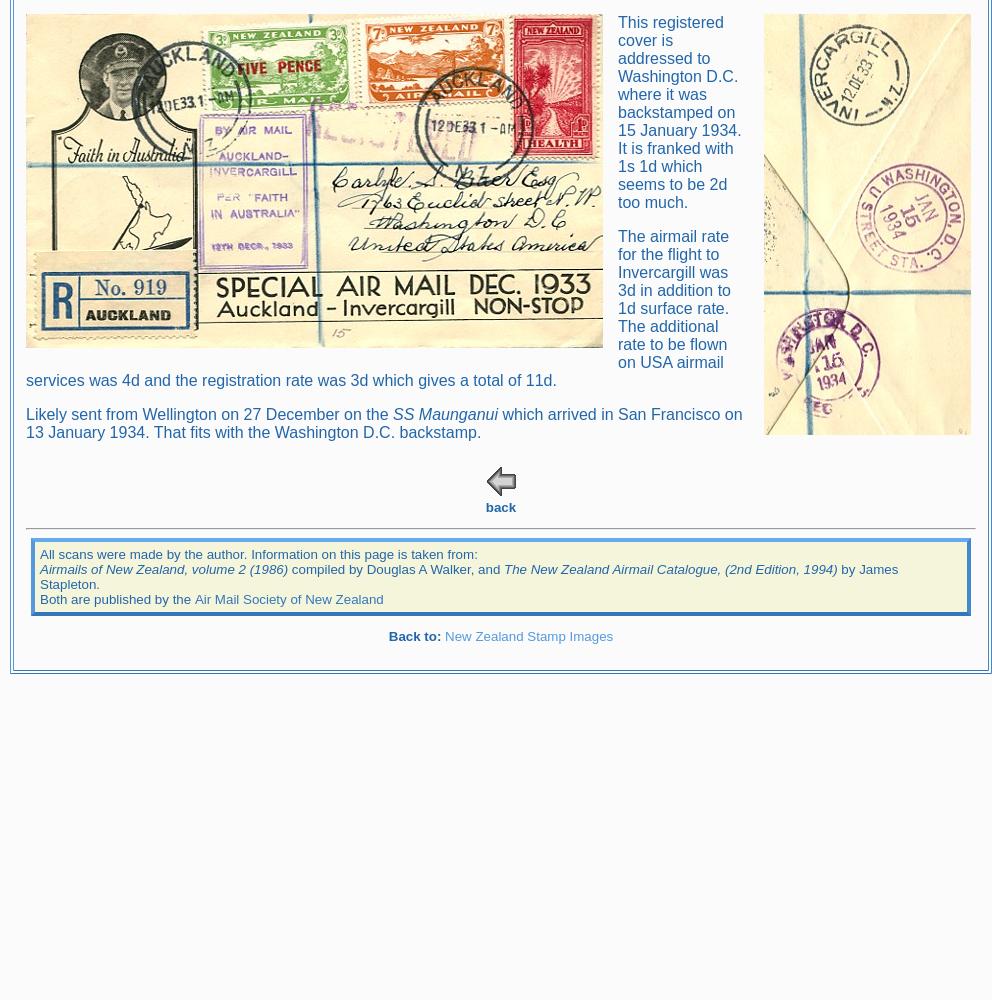 The height and width of the screenshot is (1000, 992). I want to click on 'compiled by
Douglas A Walker, and', so click(396, 568).